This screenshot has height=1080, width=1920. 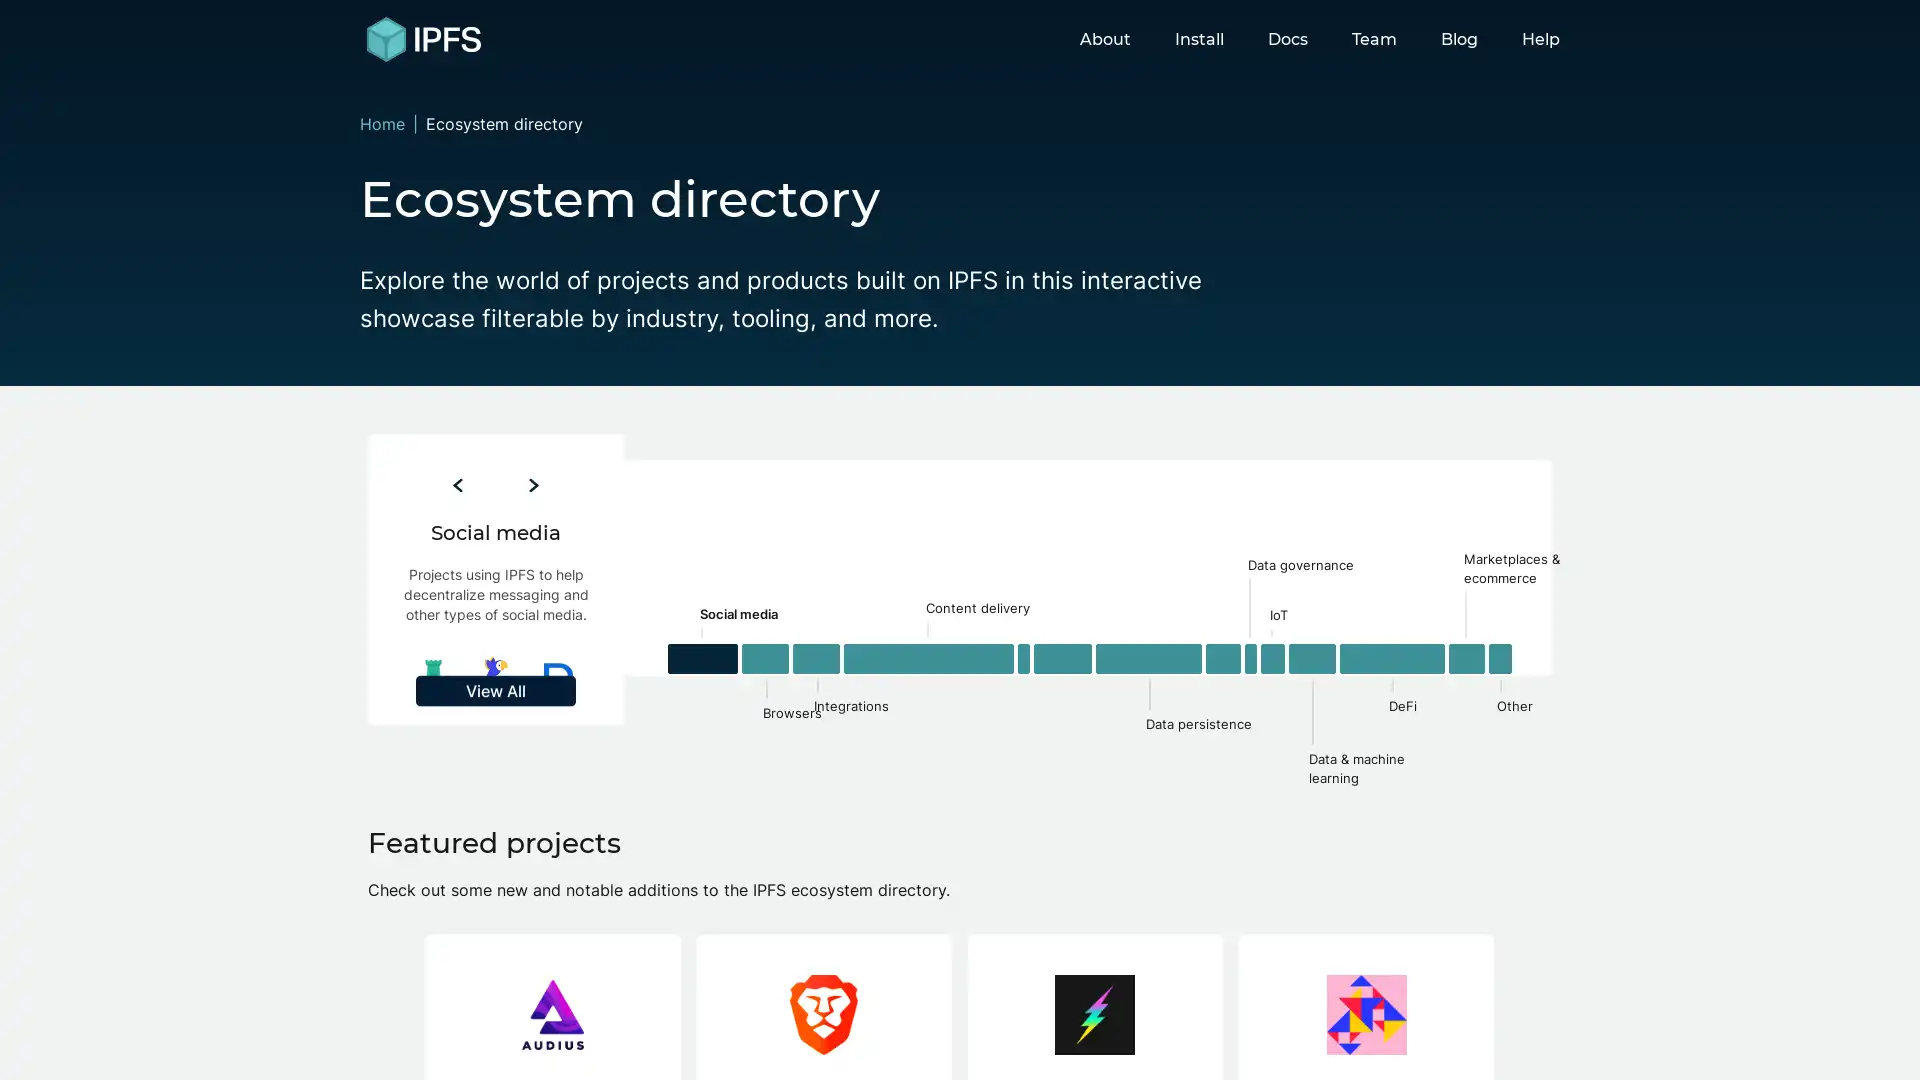 What do you see at coordinates (495, 784) in the screenshot?
I see `View All` at bounding box center [495, 784].